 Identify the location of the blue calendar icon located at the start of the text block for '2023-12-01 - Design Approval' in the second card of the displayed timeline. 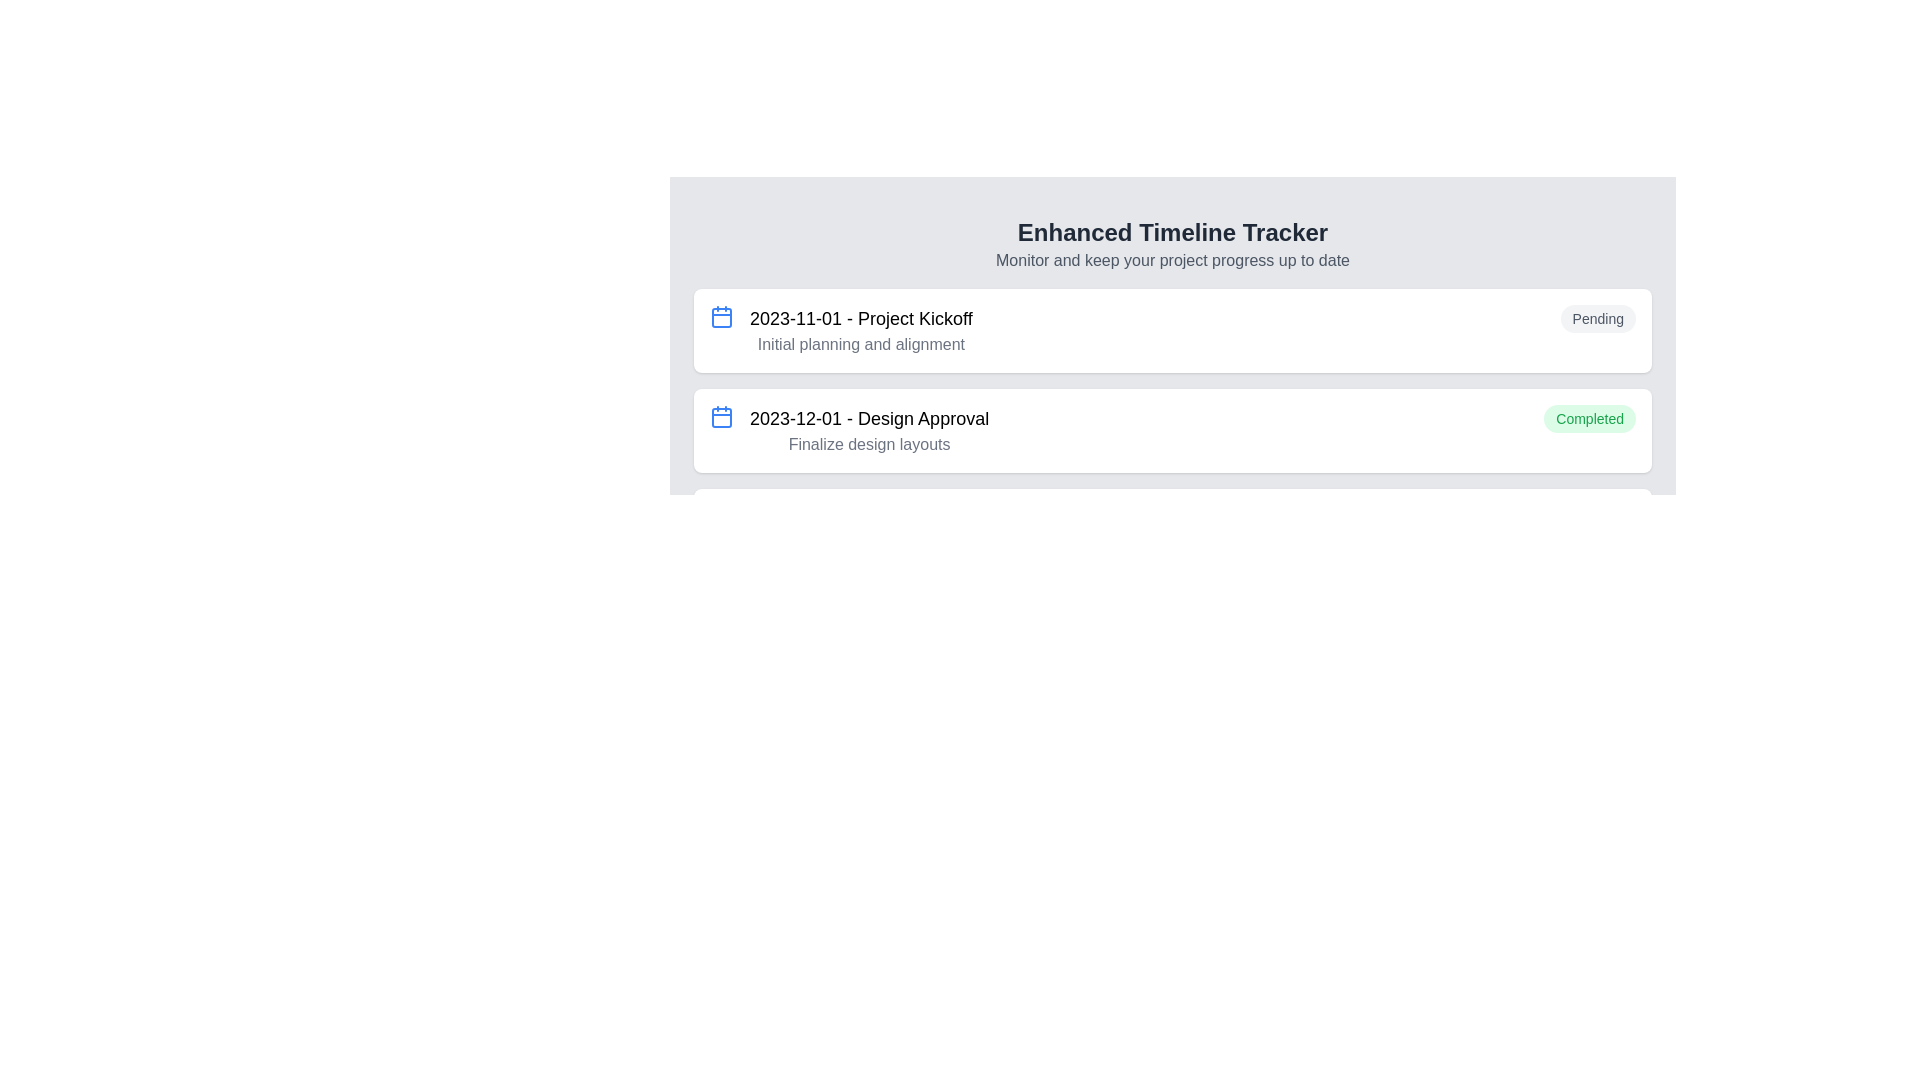
(720, 415).